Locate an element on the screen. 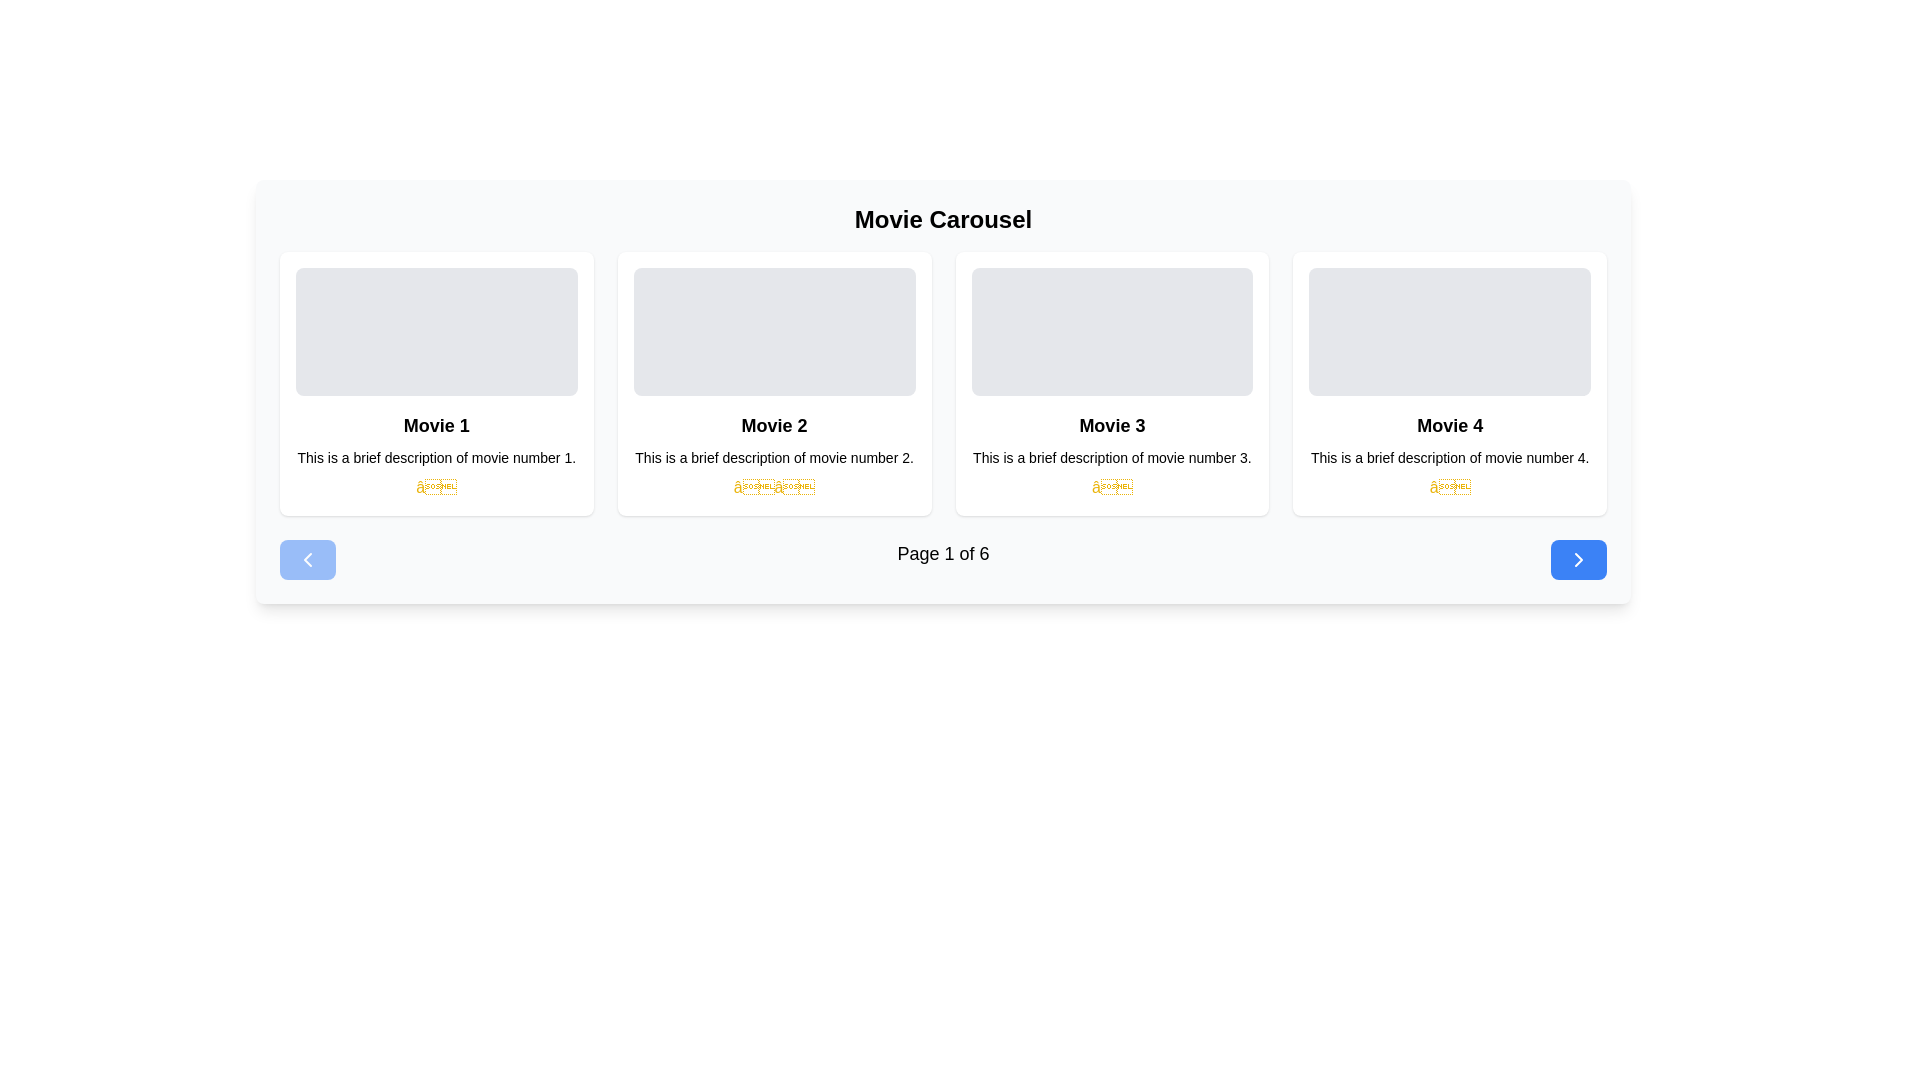 The width and height of the screenshot is (1920, 1080). the yellow star icon located beneath the descriptive text of the 'Movie 4' card in the fourth column of the movie carousel layout is located at coordinates (1450, 488).